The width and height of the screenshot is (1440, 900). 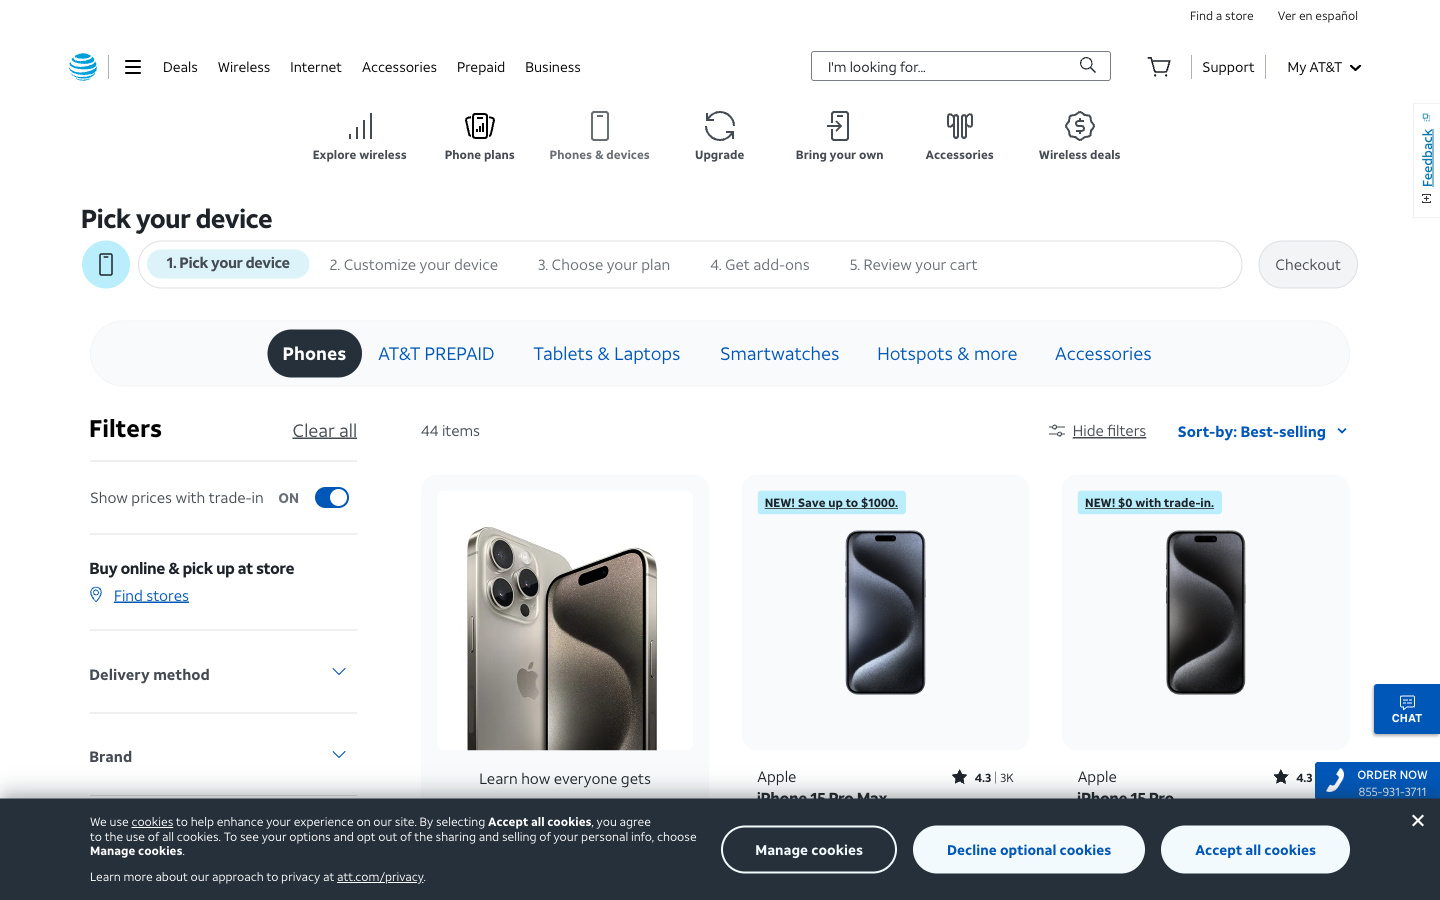 What do you see at coordinates (1227, 65) in the screenshot?
I see `the support section` at bounding box center [1227, 65].